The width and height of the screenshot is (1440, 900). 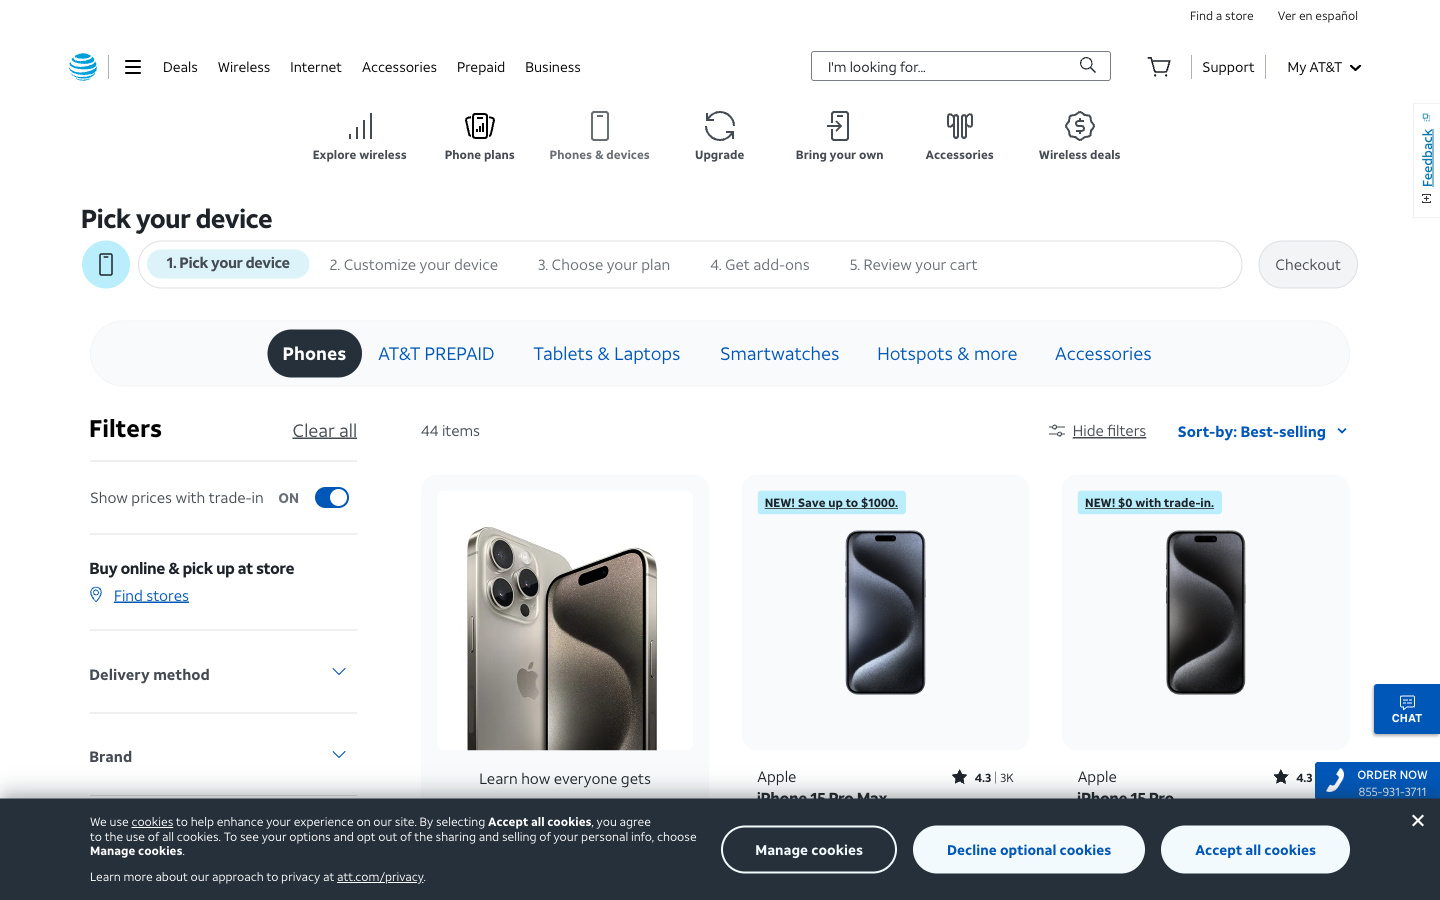 What do you see at coordinates (1227, 65) in the screenshot?
I see `the support section` at bounding box center [1227, 65].